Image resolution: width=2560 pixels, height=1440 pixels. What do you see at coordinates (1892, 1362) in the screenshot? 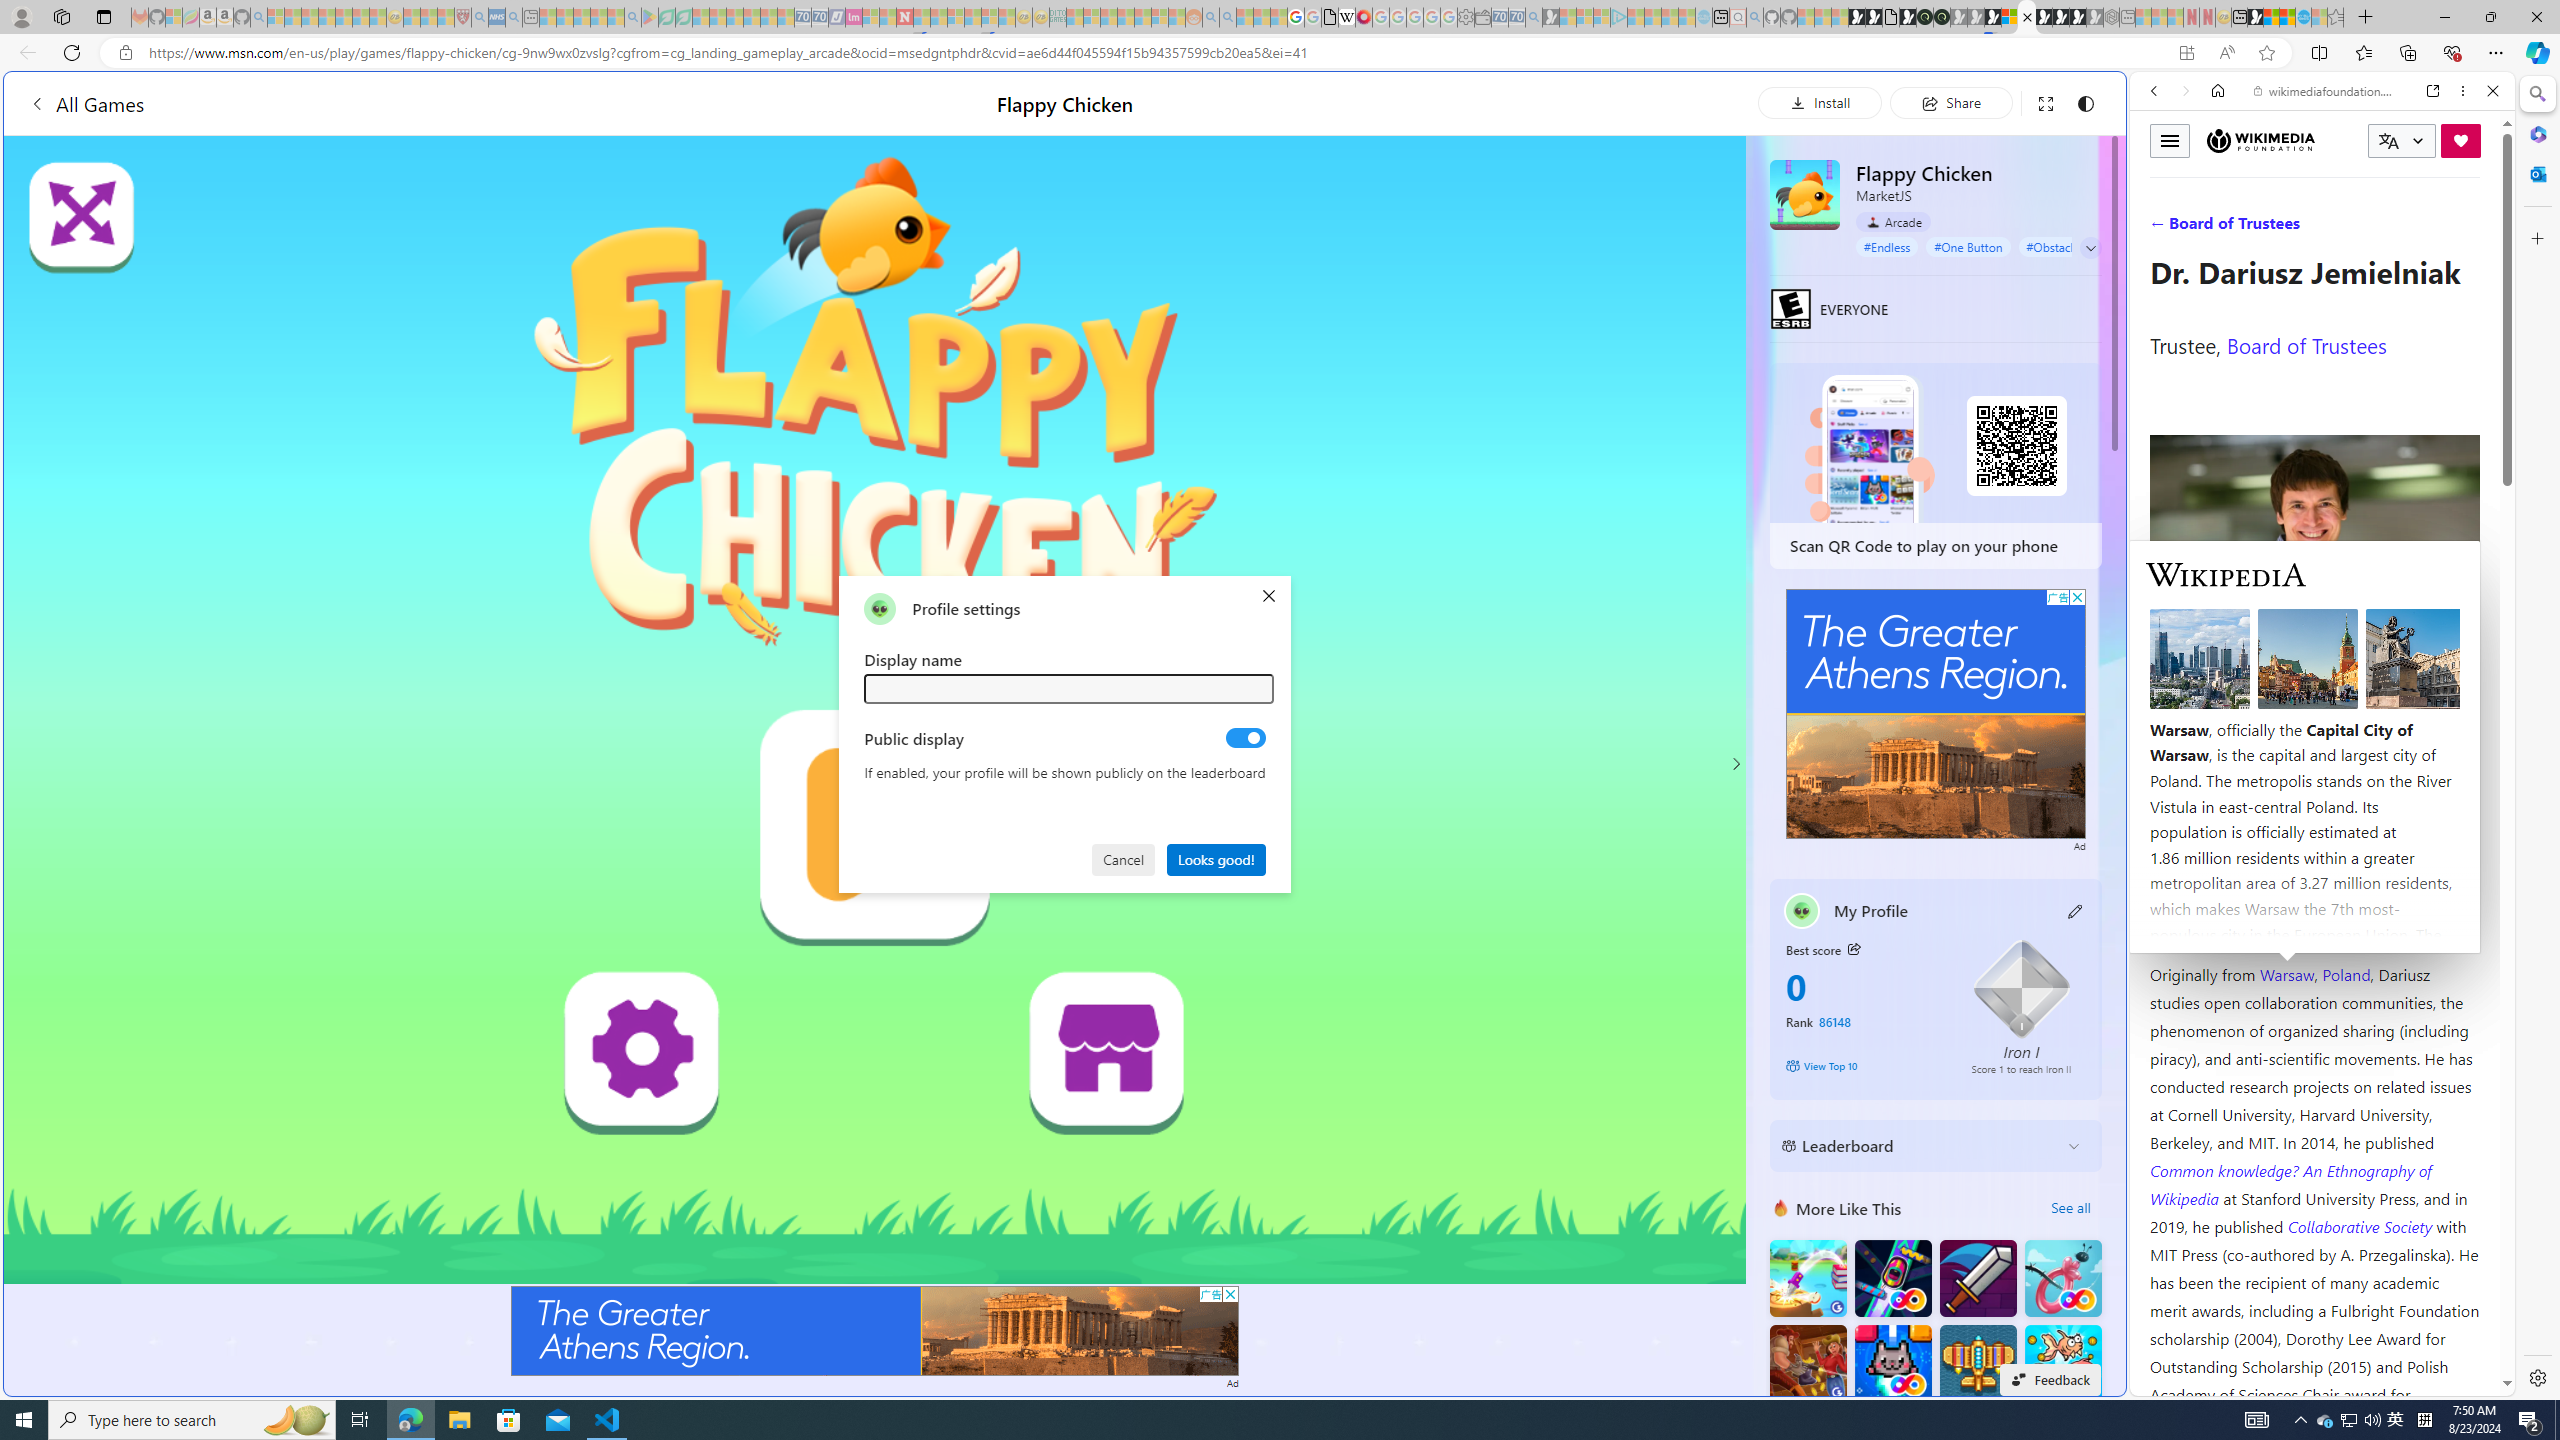
I see `'Kitten Force FRVR'` at bounding box center [1892, 1362].